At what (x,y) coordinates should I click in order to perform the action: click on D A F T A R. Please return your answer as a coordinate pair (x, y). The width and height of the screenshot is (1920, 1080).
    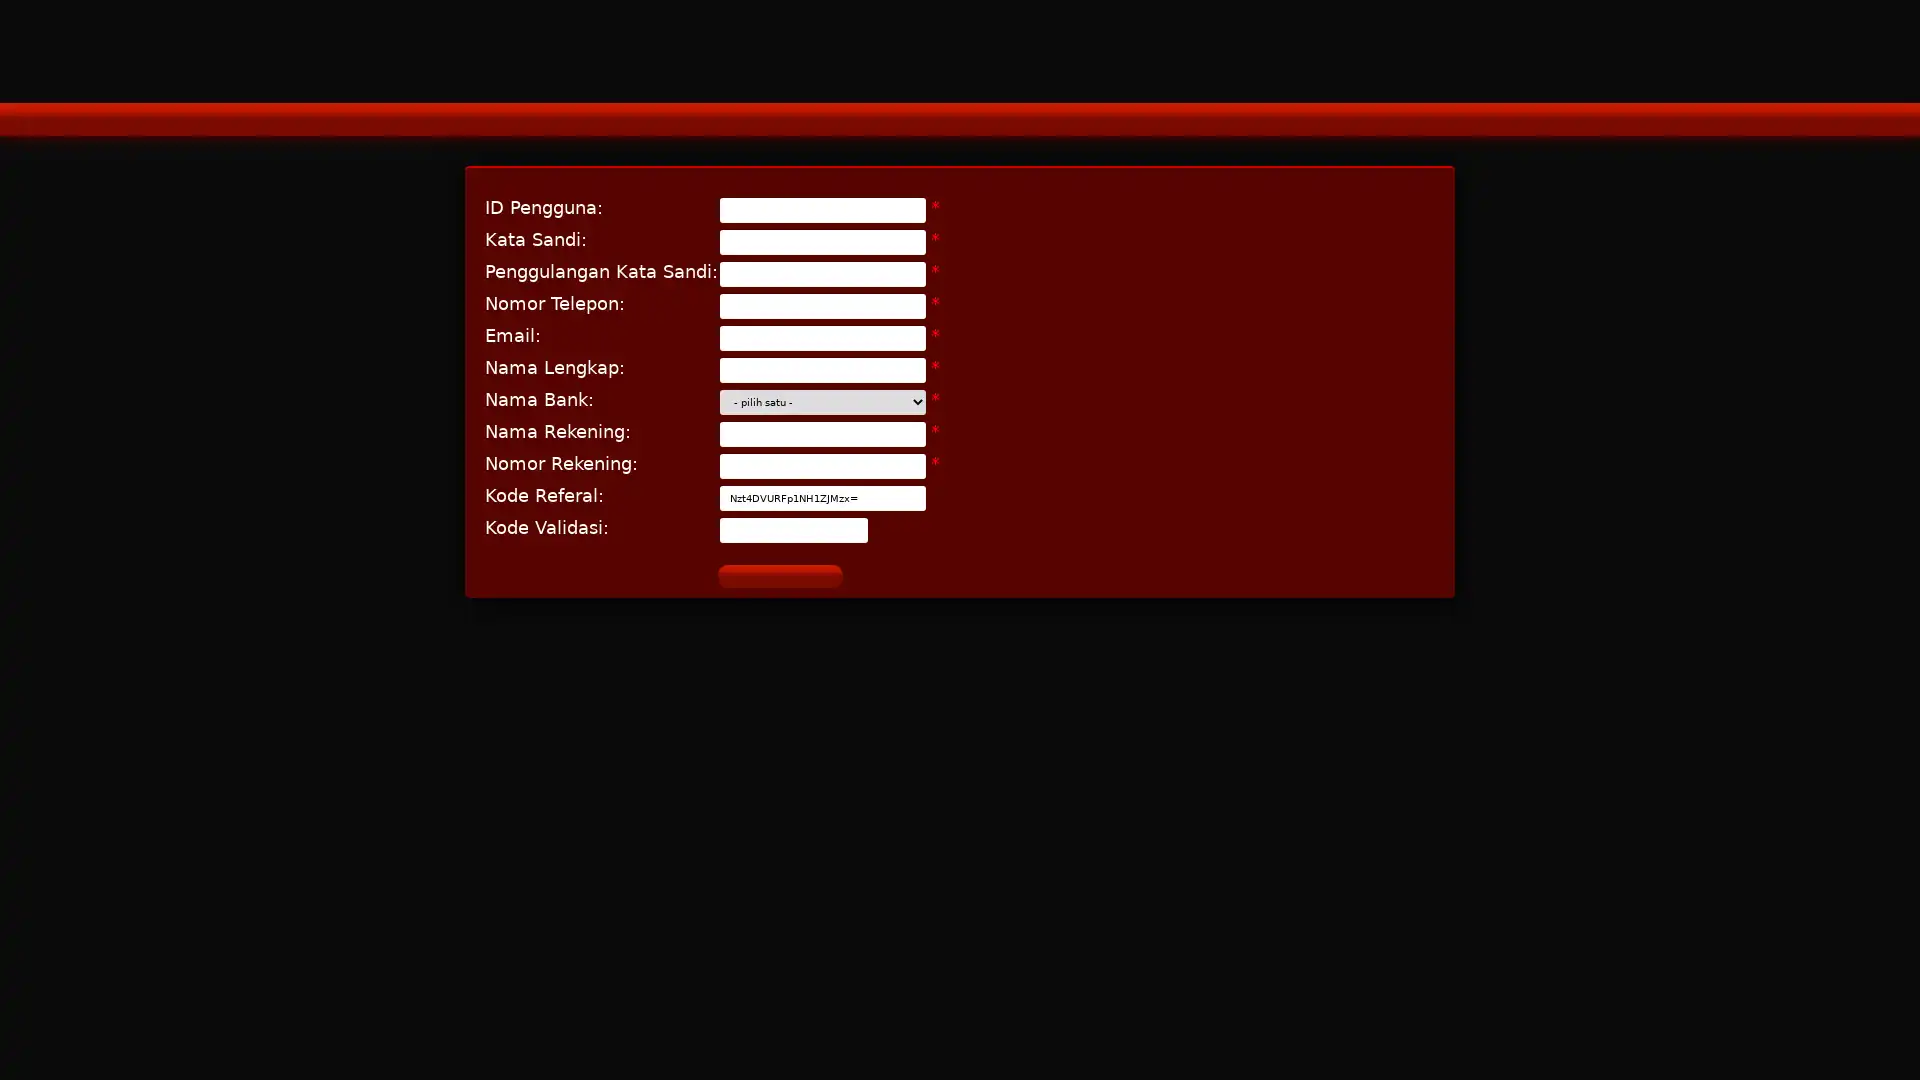
    Looking at the image, I should click on (779, 576).